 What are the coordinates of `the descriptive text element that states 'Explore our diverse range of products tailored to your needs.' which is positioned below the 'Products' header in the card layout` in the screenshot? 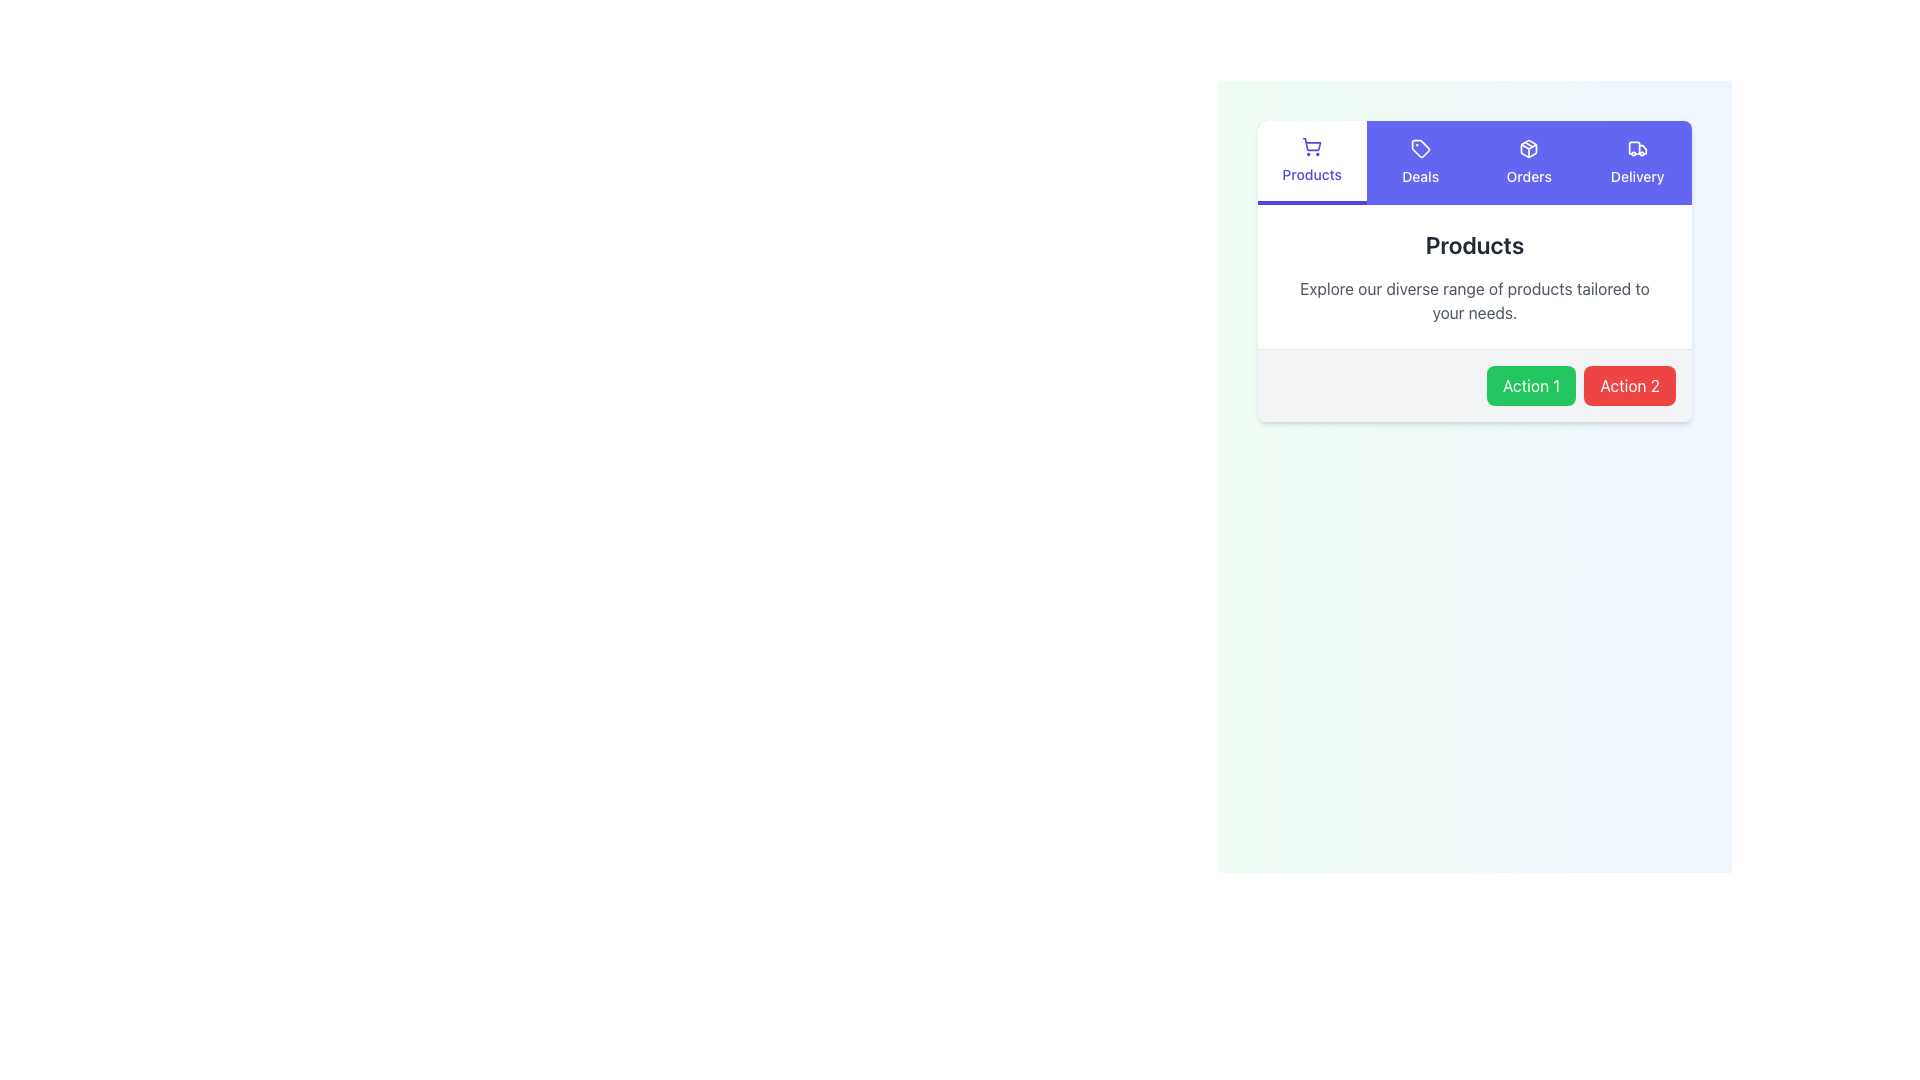 It's located at (1474, 300).